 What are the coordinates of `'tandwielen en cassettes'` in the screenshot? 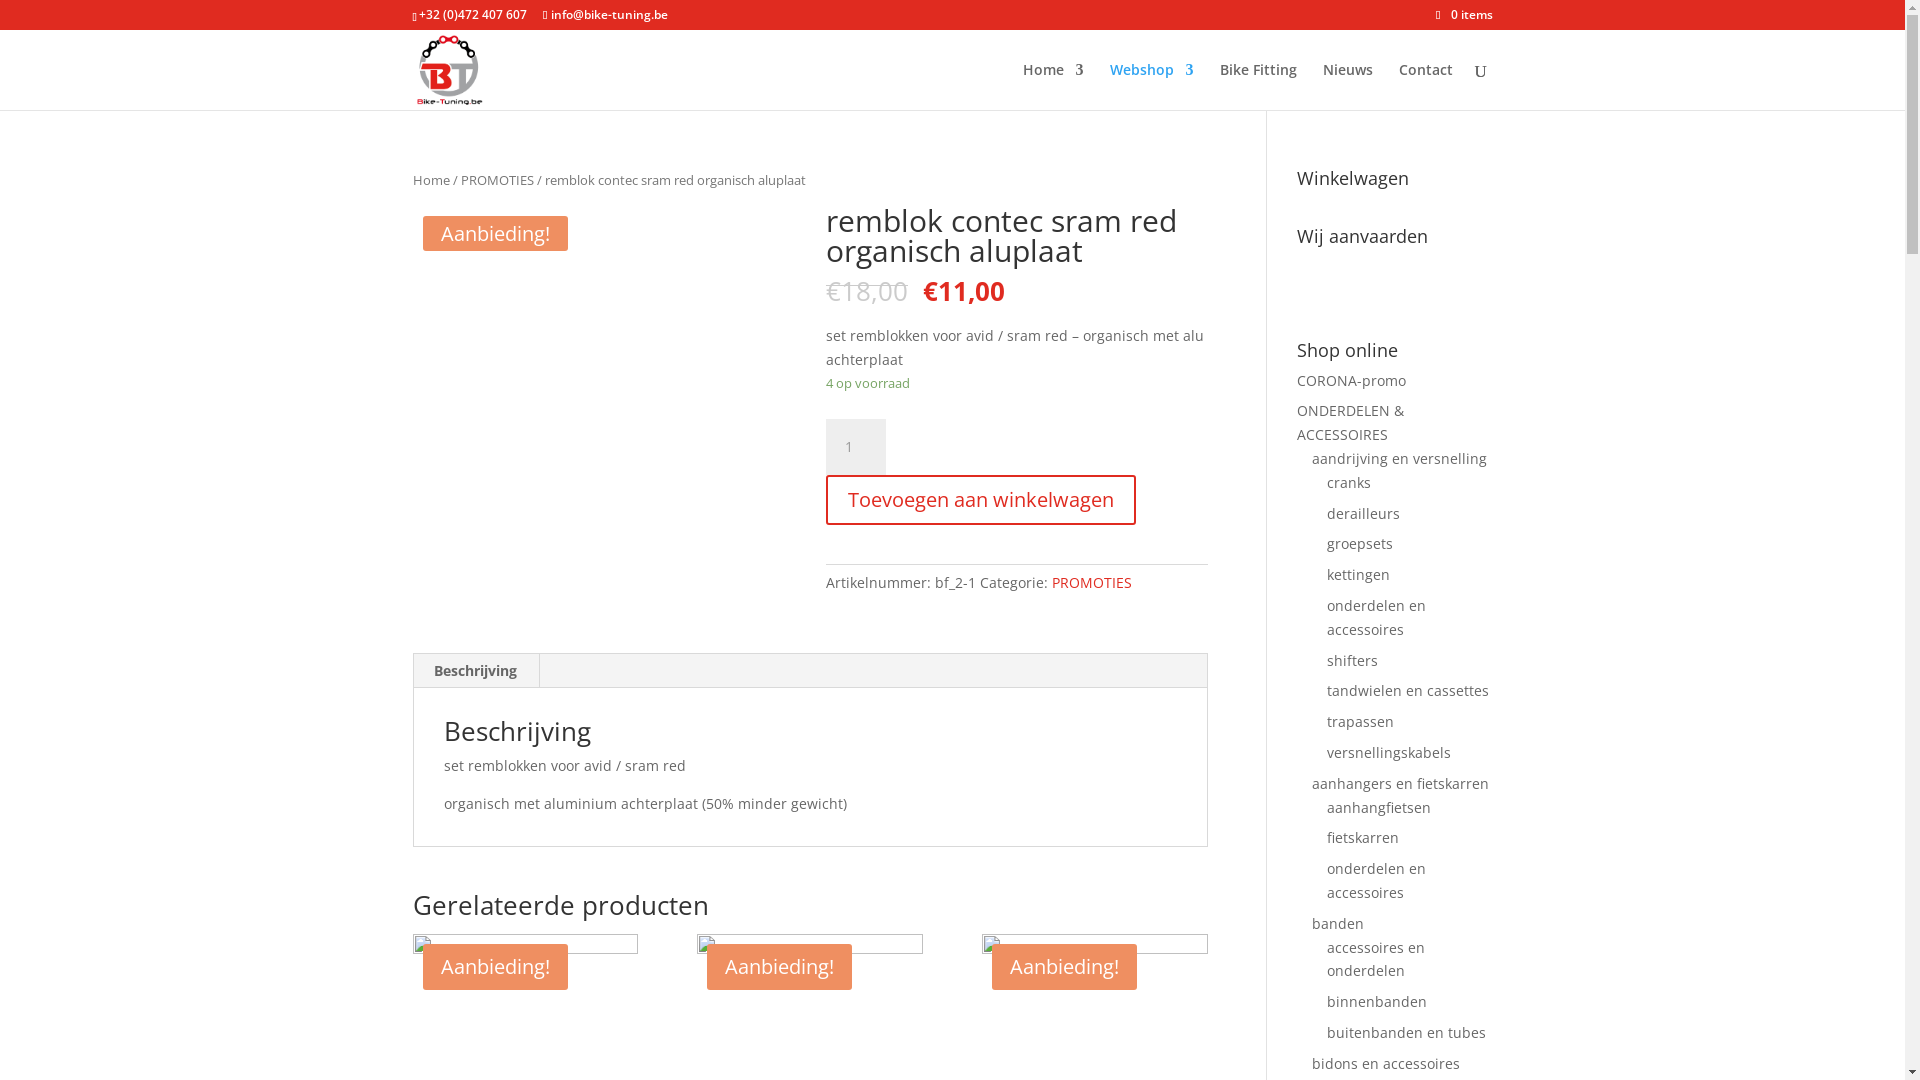 It's located at (1406, 689).